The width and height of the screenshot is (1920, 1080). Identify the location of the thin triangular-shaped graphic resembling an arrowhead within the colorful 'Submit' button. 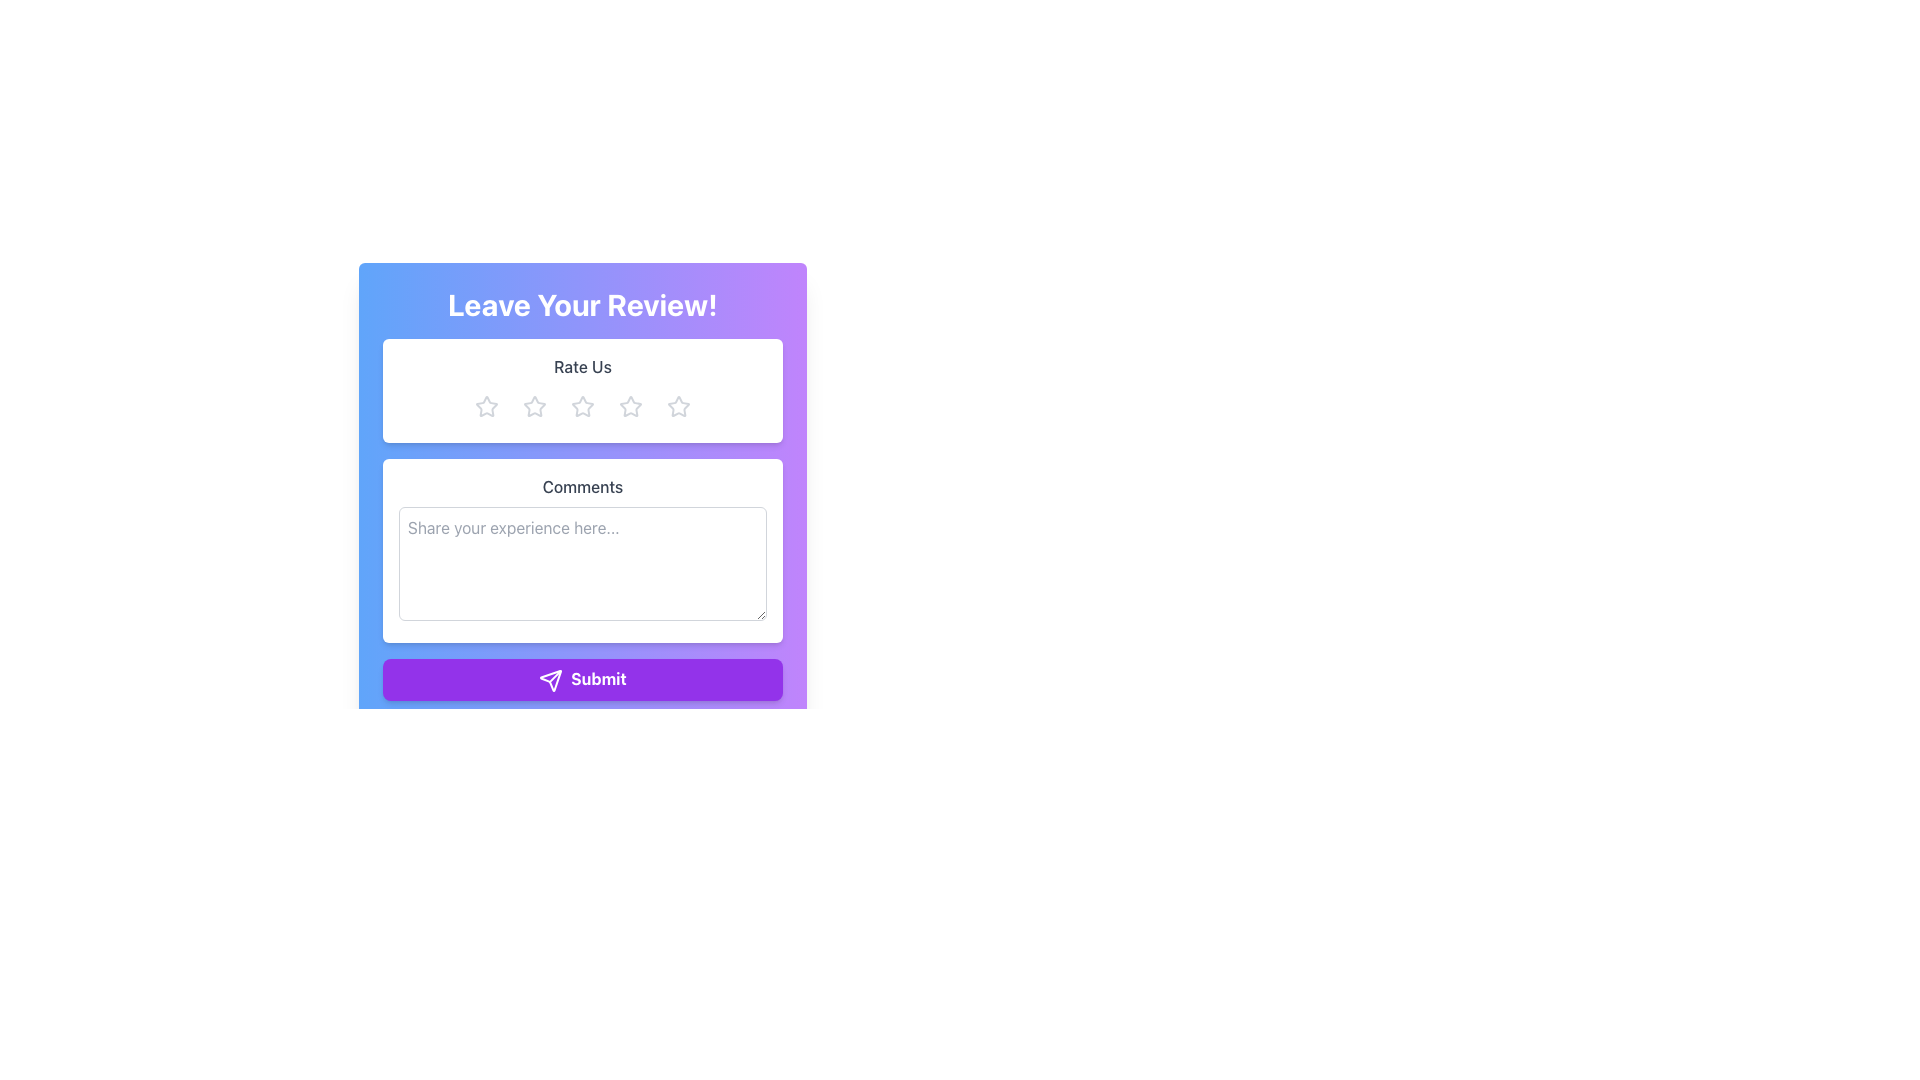
(551, 679).